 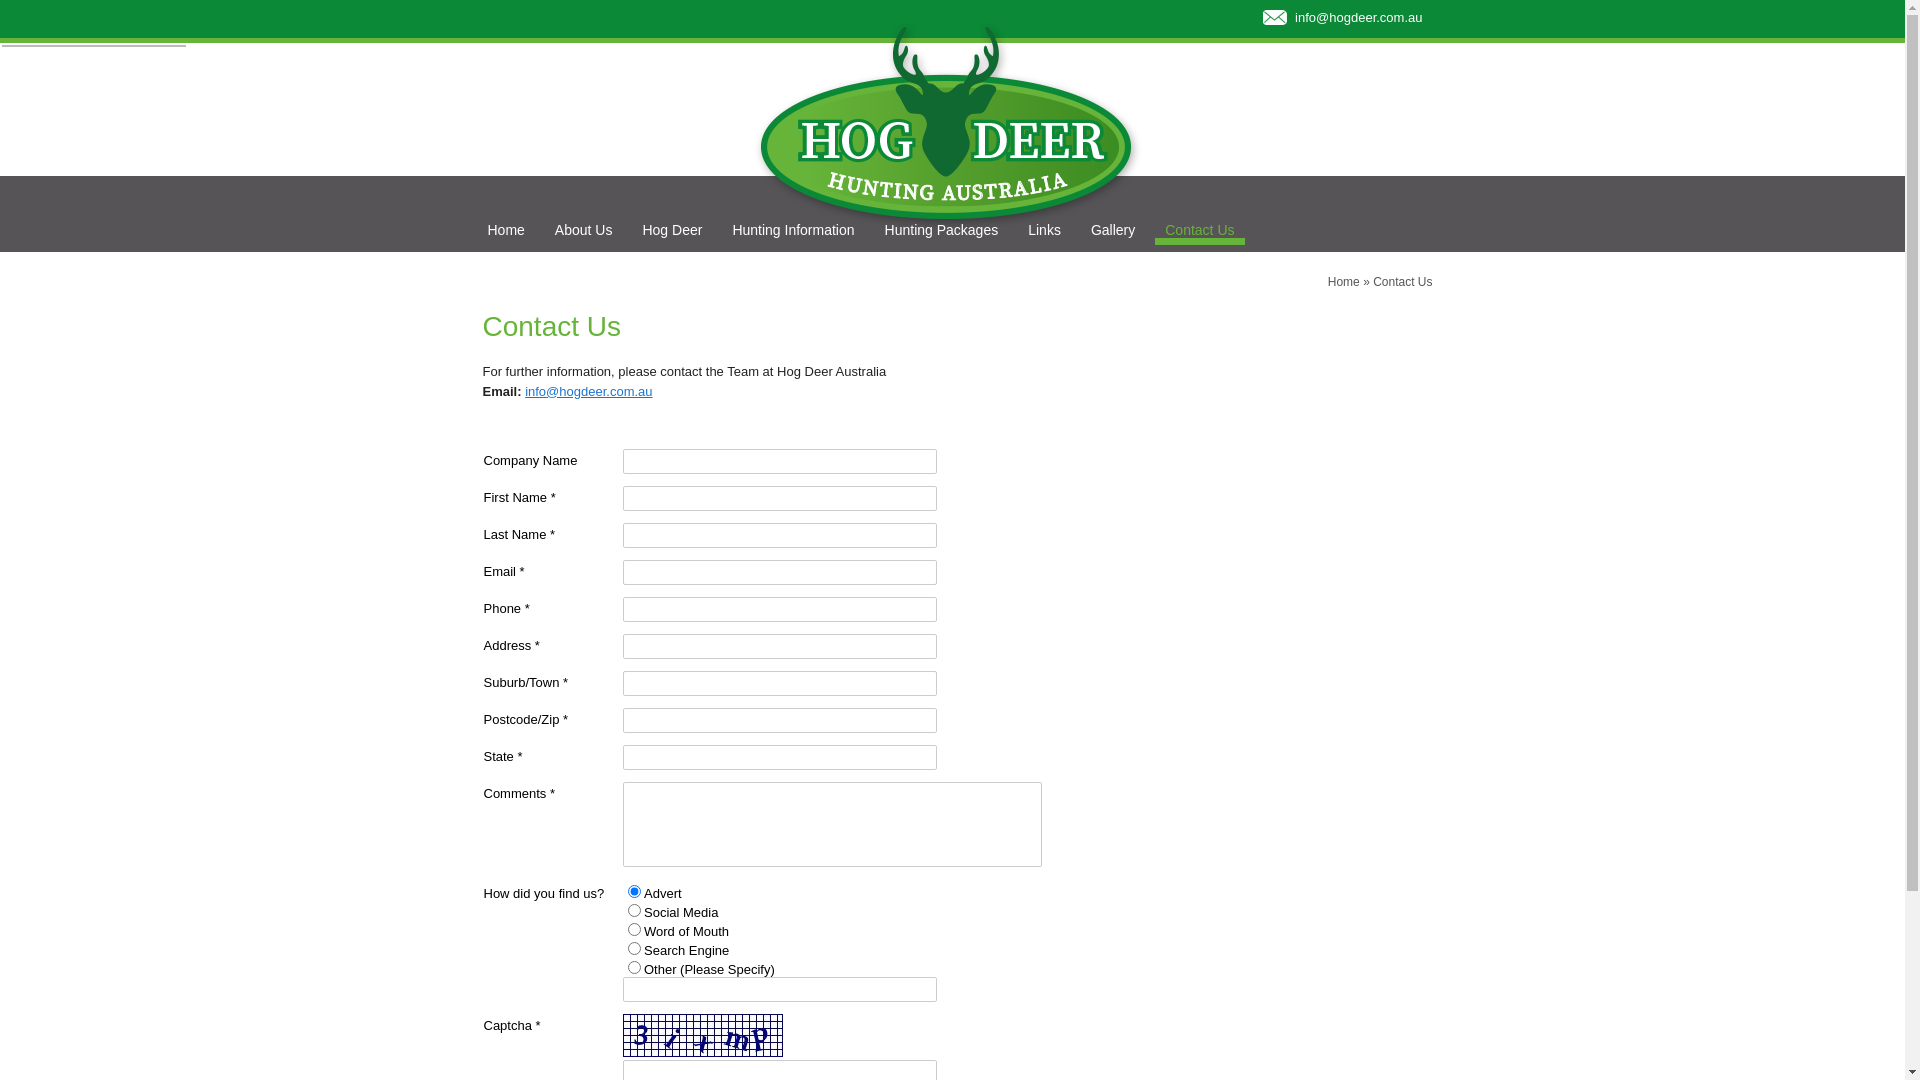 What do you see at coordinates (1272, 17) in the screenshot?
I see `'Contact Hod Deer Hunting Via Email'` at bounding box center [1272, 17].